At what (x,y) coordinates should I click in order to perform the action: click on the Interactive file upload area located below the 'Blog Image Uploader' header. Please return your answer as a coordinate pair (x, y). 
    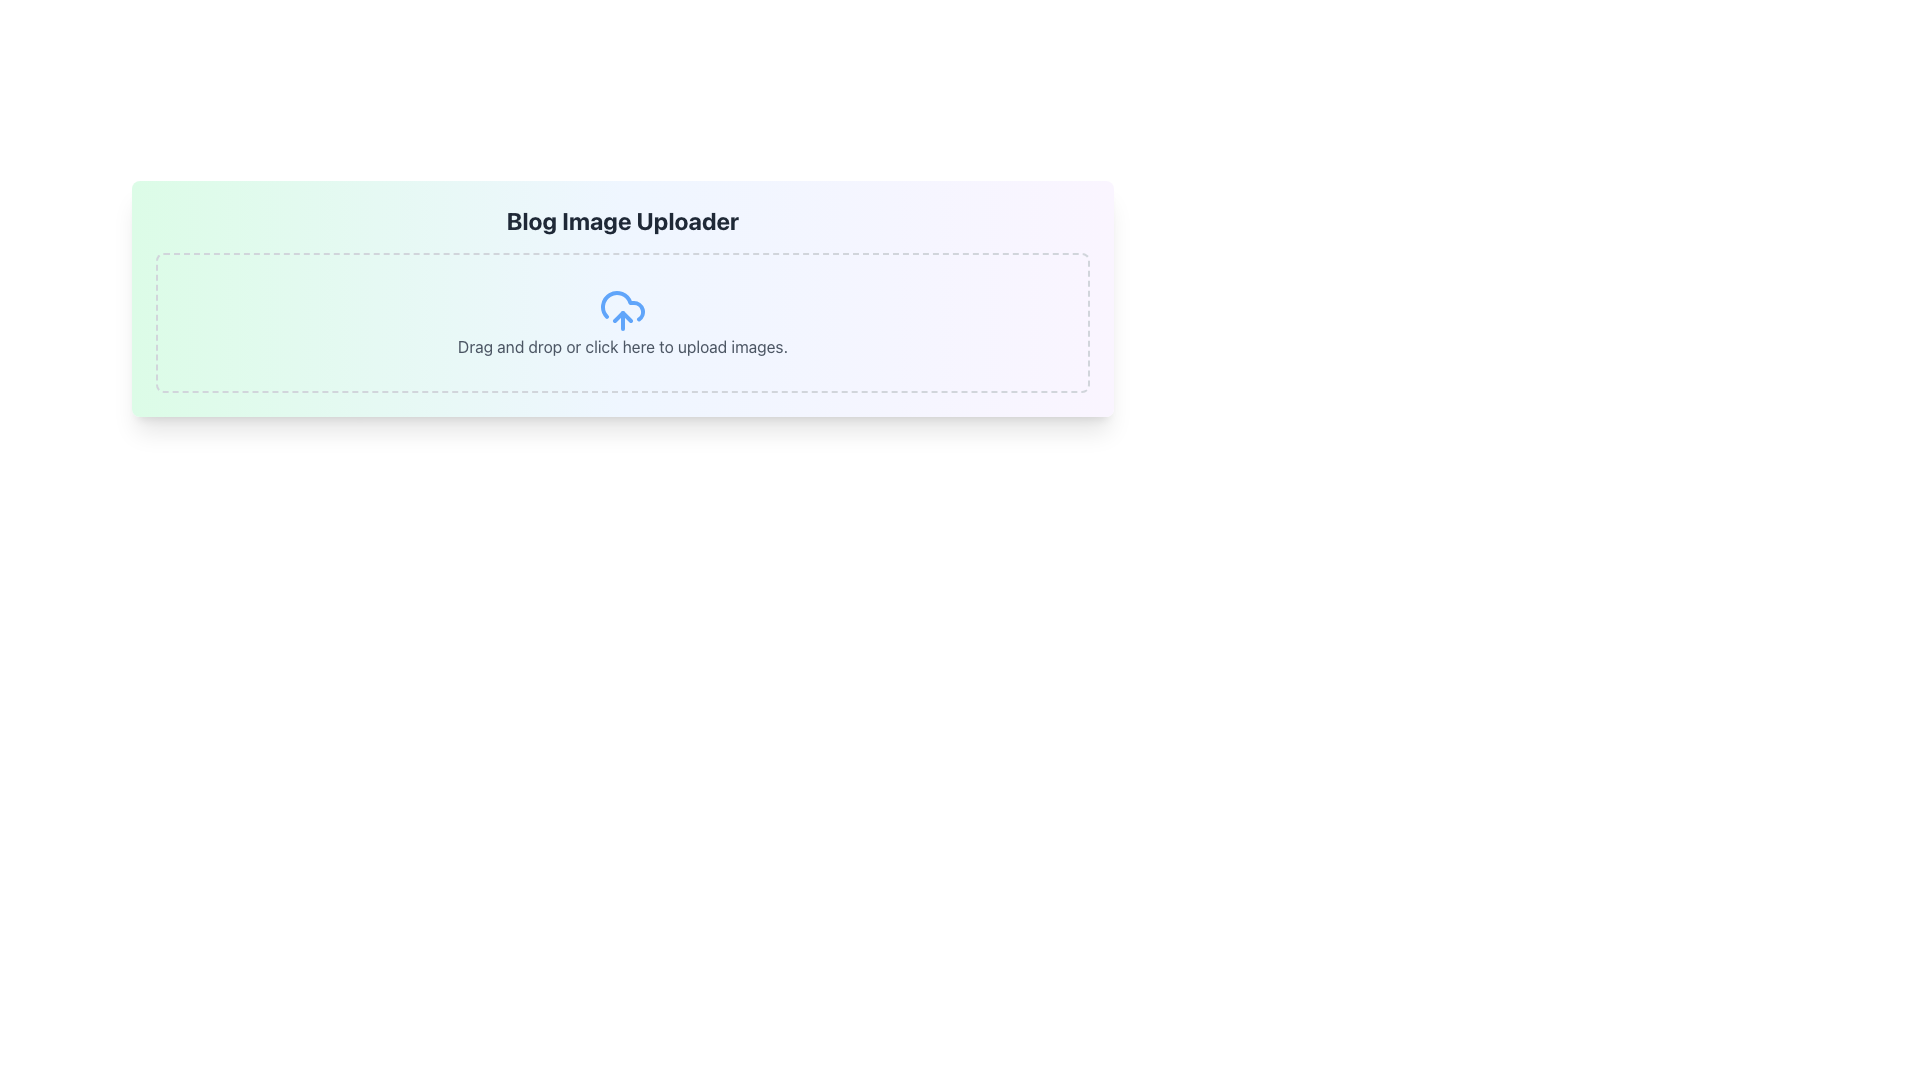
    Looking at the image, I should click on (622, 322).